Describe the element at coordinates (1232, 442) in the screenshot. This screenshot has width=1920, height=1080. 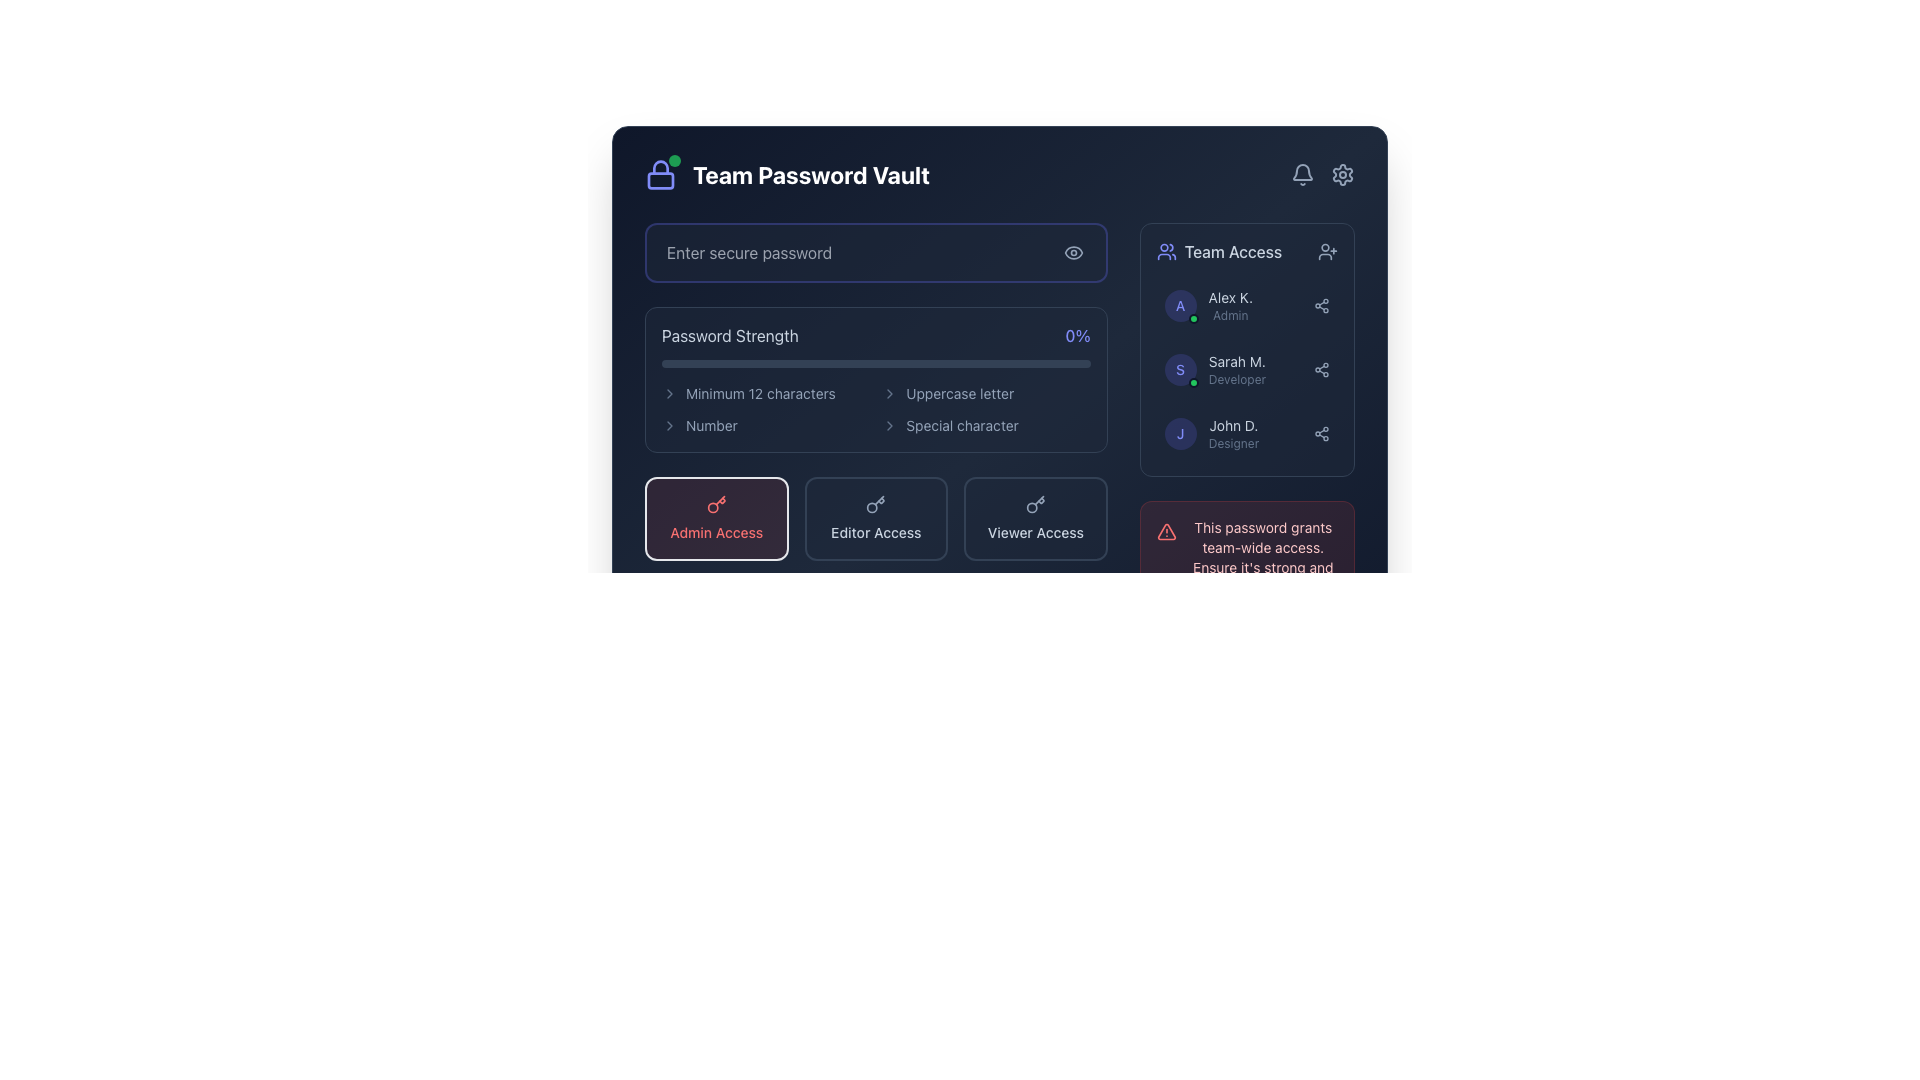
I see `the static text label displaying 'Designer', which is located below the name 'John D.' in the user profile section of the 'Team Access' sidebar panel` at that location.